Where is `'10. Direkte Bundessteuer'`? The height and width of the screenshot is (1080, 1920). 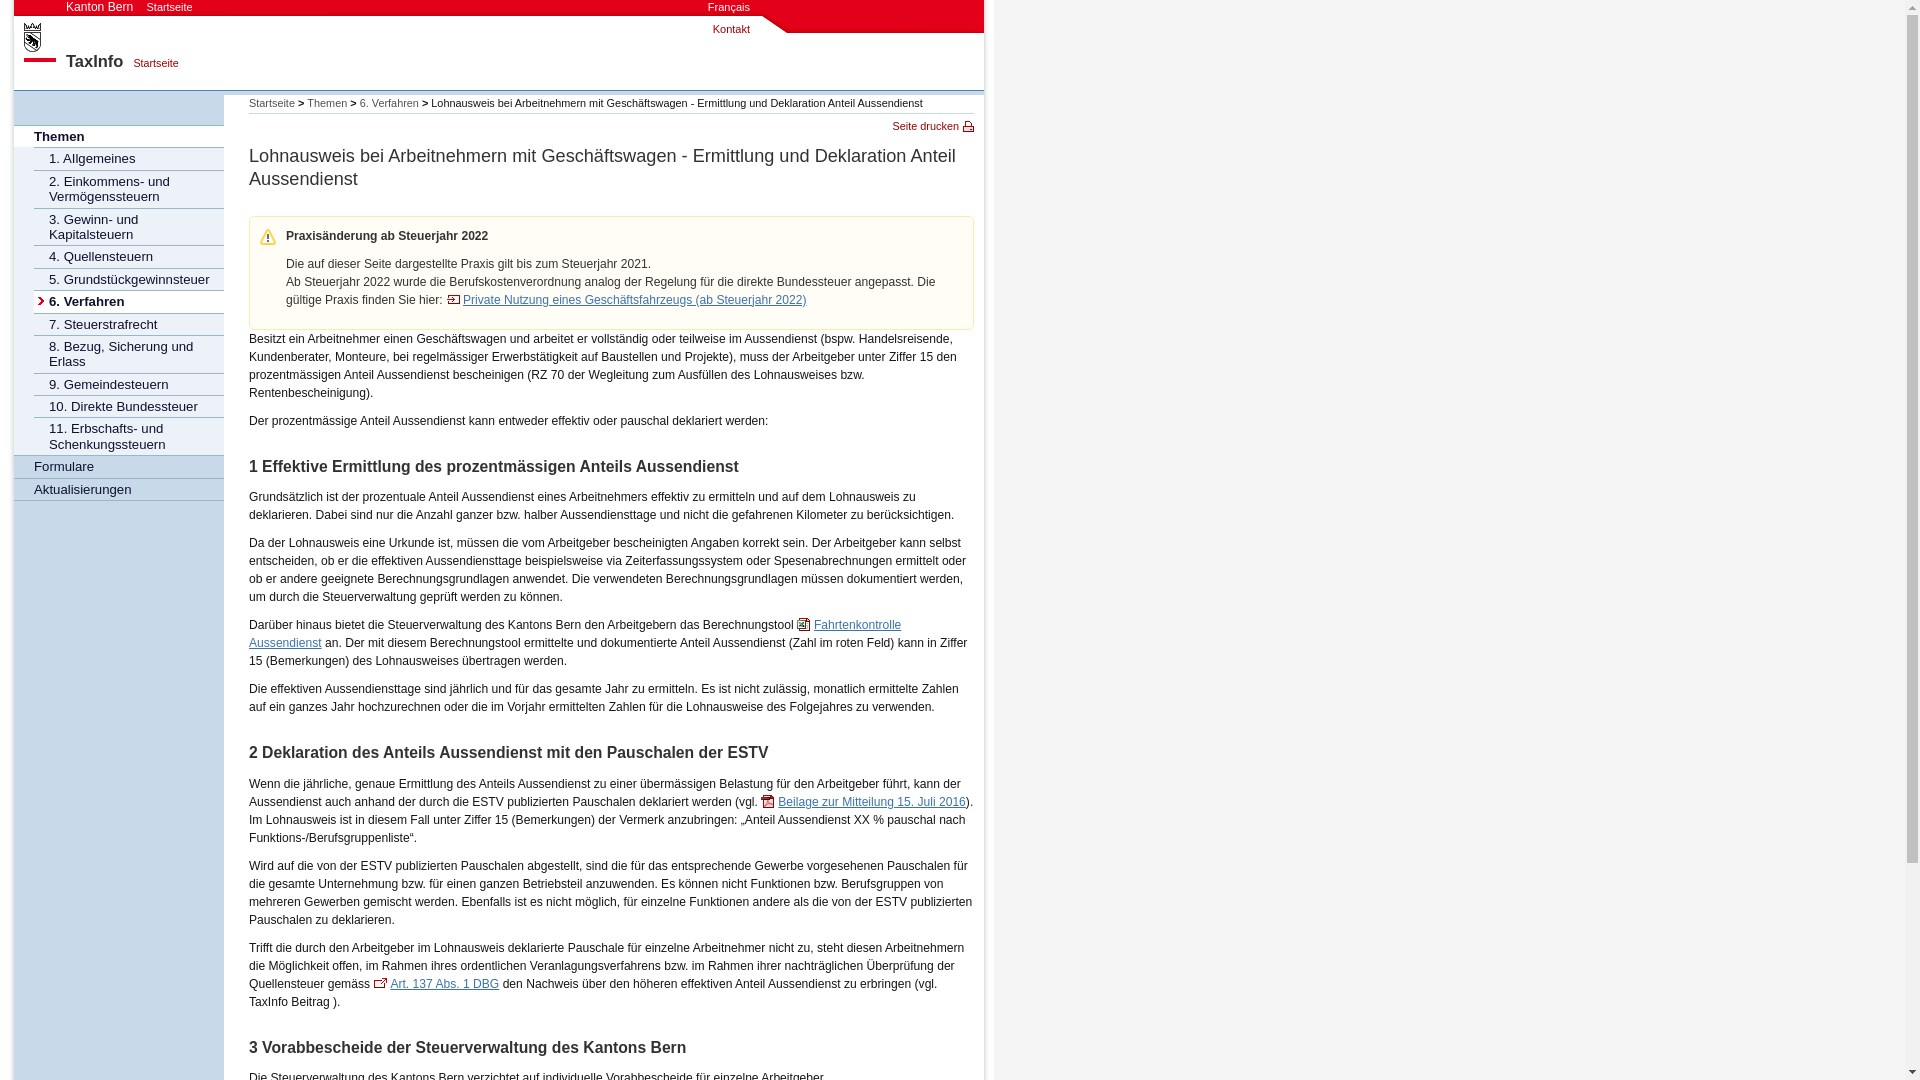
'10. Direkte Bundessteuer' is located at coordinates (128, 405).